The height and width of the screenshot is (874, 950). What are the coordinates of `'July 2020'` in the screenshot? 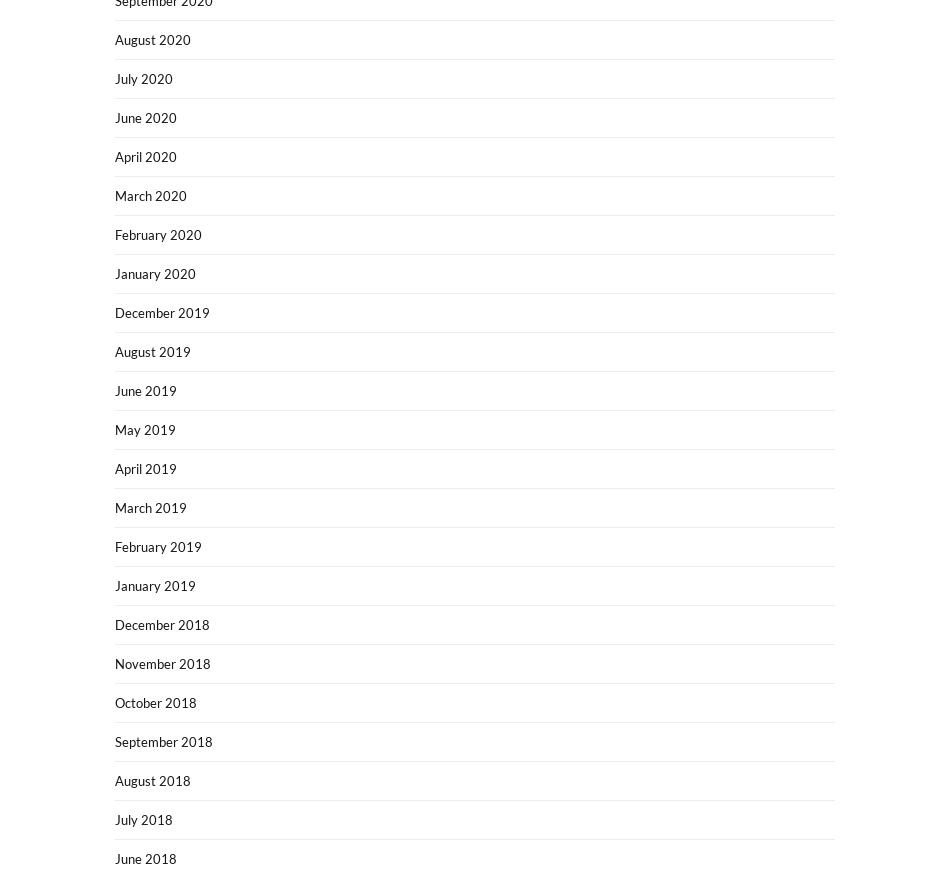 It's located at (115, 79).